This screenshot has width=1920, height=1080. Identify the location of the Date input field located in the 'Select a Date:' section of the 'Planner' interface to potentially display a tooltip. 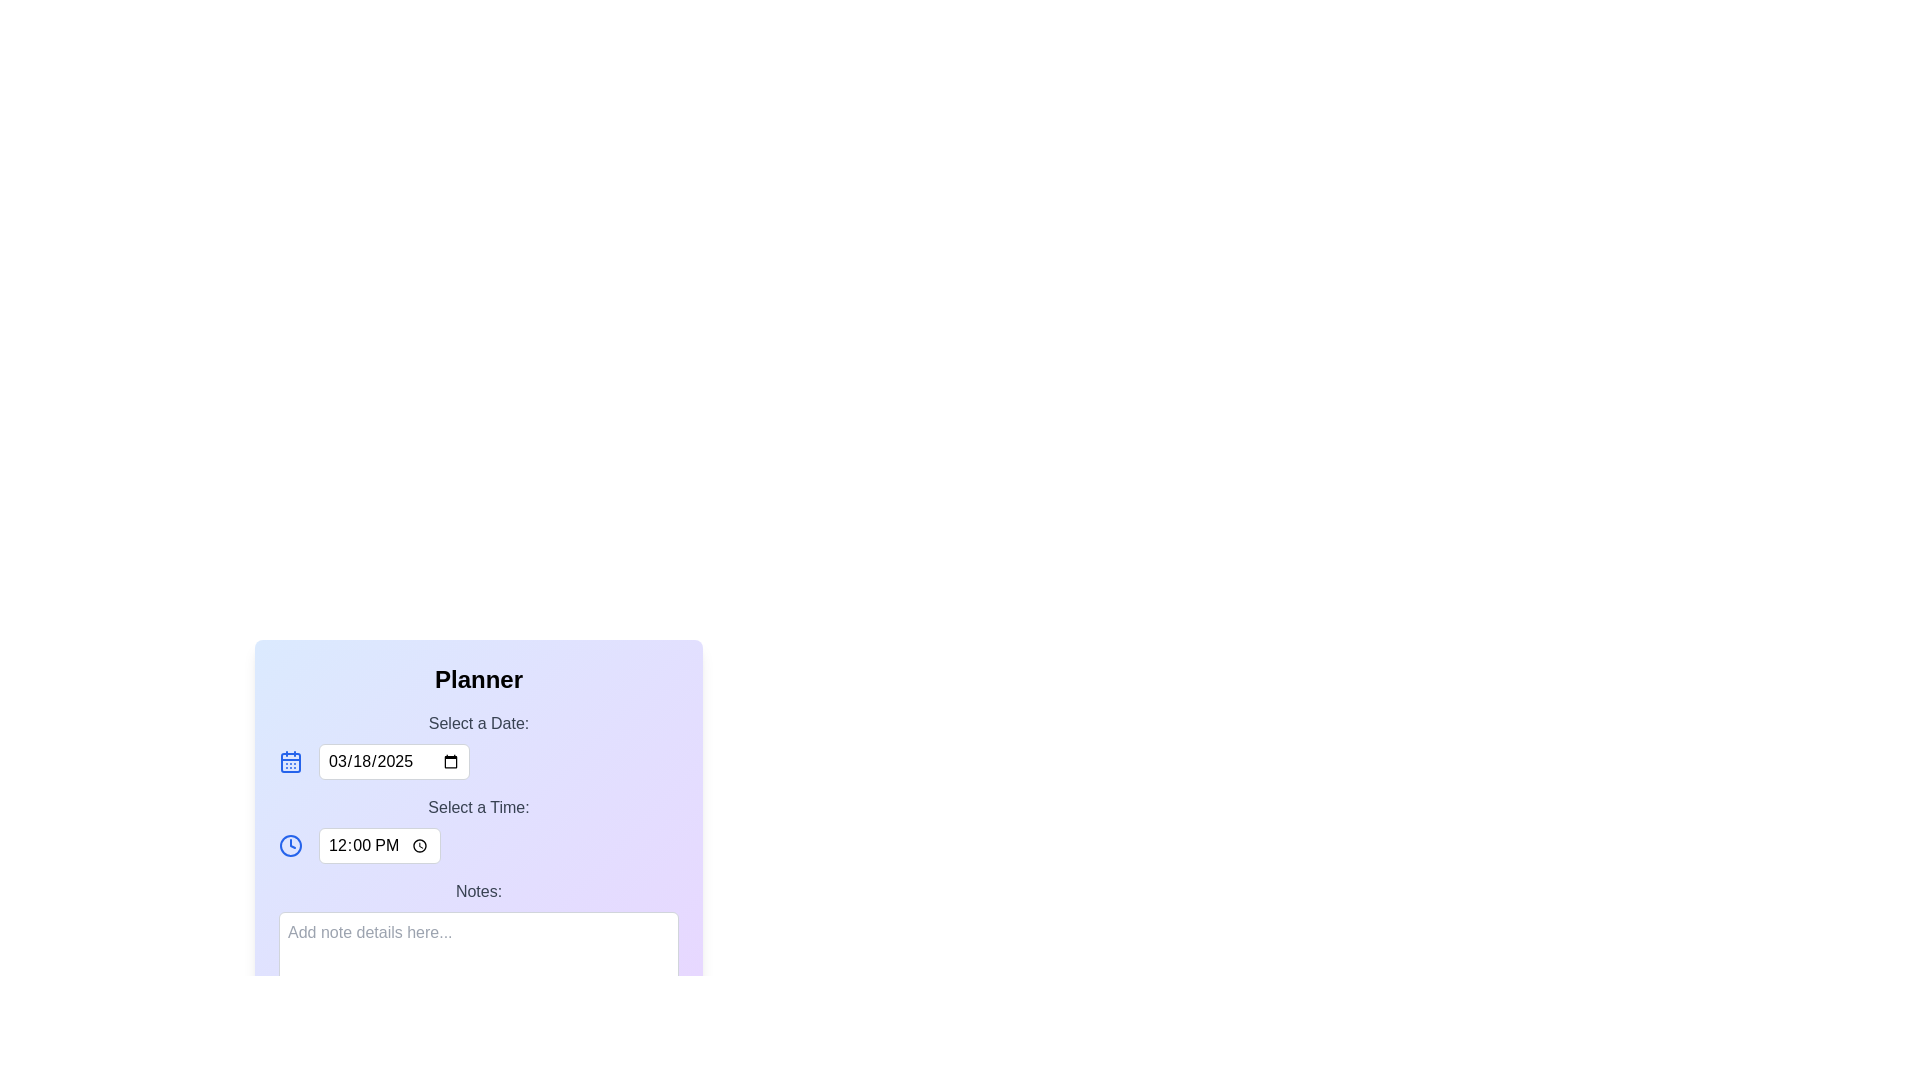
(394, 762).